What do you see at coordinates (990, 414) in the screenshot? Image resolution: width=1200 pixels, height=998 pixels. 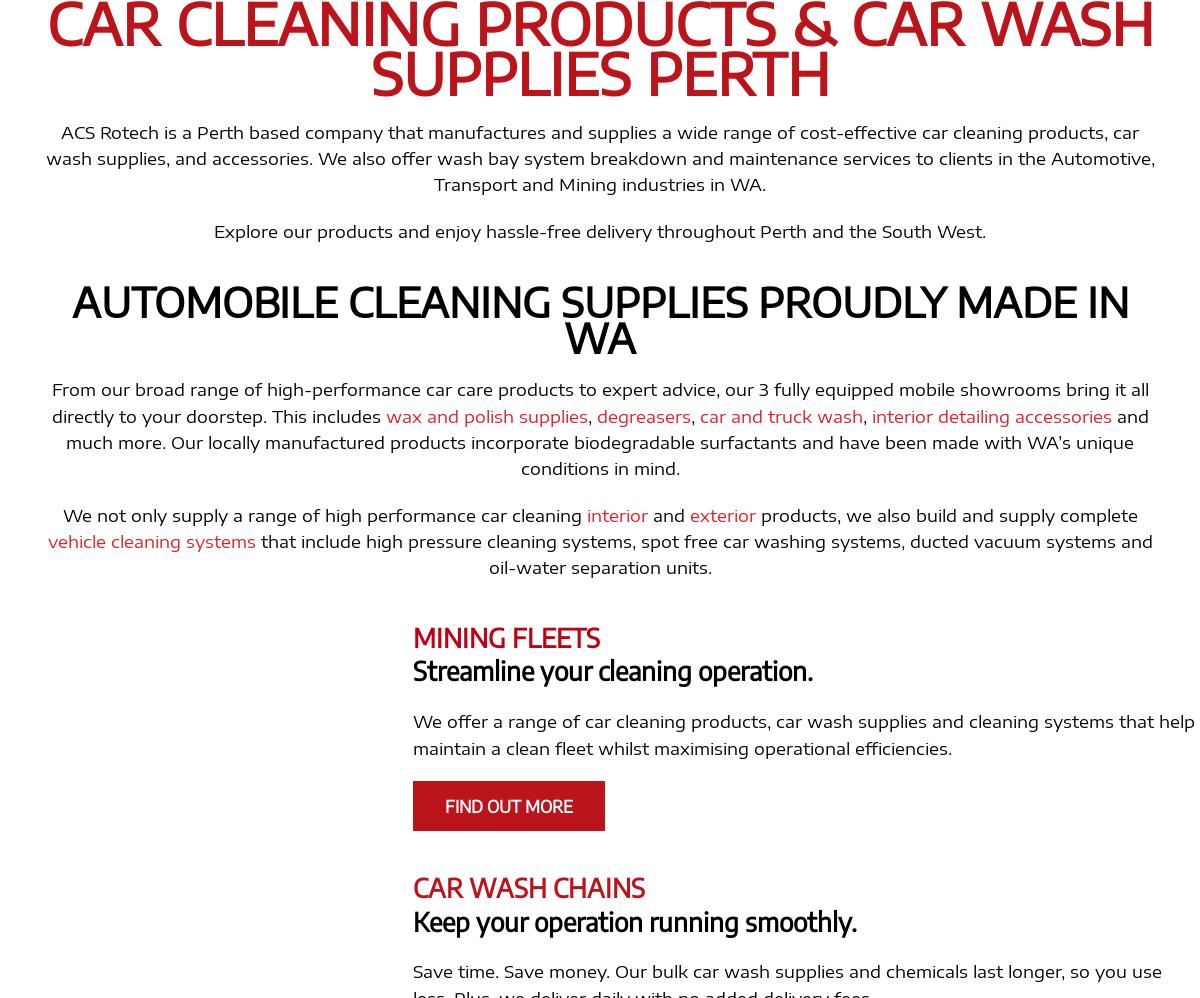 I see `'interior detailing accessories'` at bounding box center [990, 414].